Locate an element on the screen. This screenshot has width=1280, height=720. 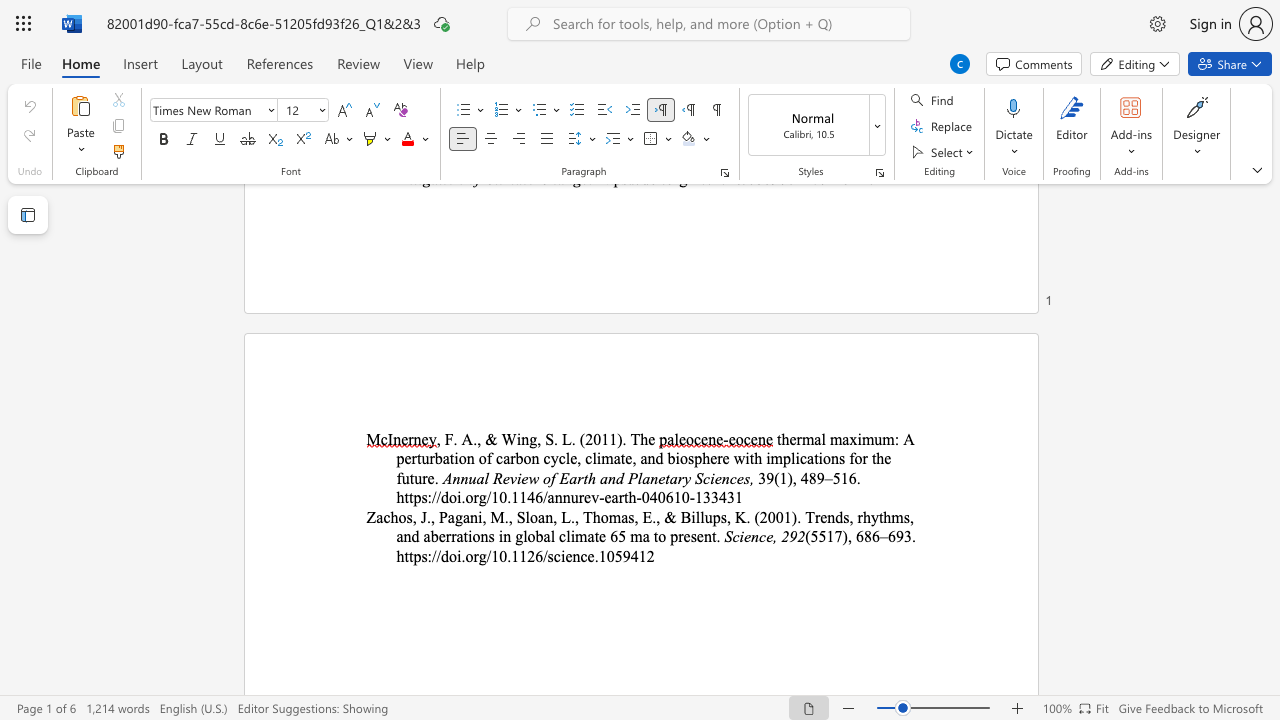
the space between the continuous character "." and "," in the text is located at coordinates (476, 438).